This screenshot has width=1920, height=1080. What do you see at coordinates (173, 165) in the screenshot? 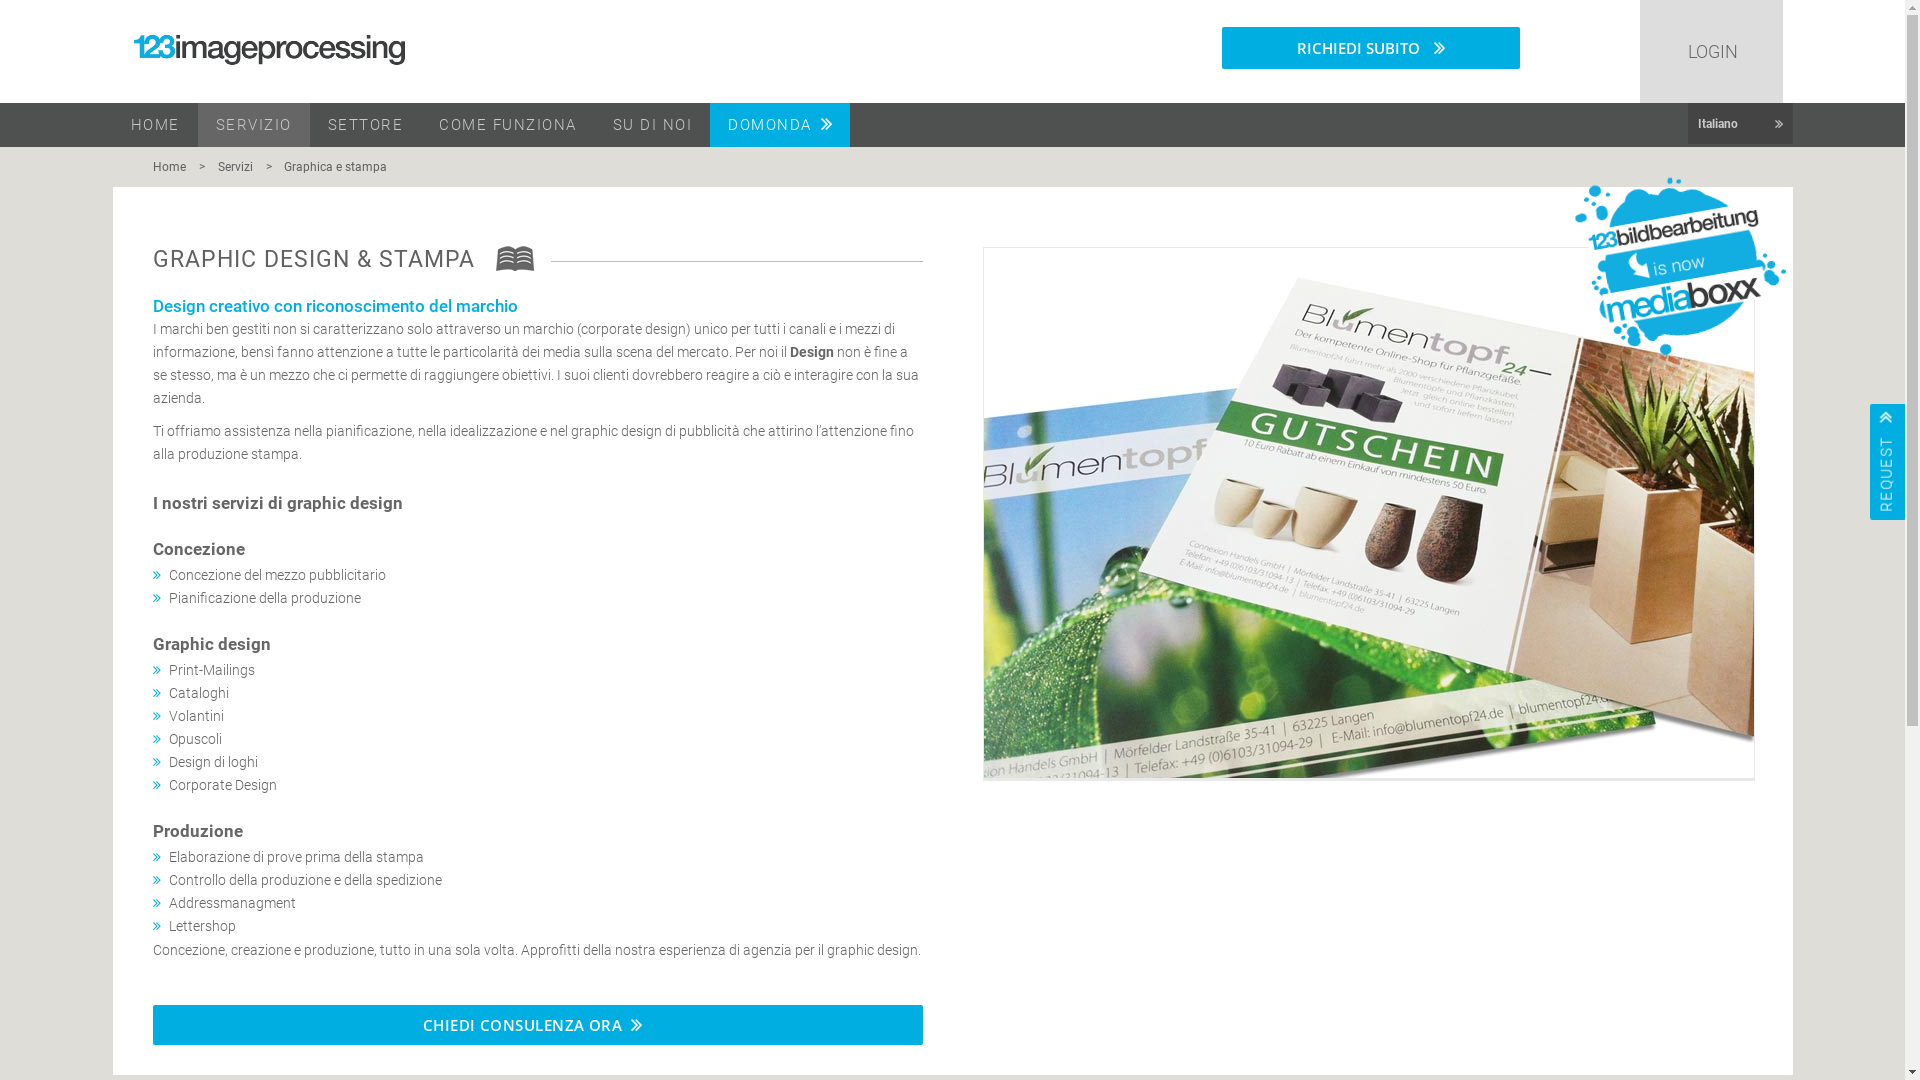
I see `'Home'` at bounding box center [173, 165].